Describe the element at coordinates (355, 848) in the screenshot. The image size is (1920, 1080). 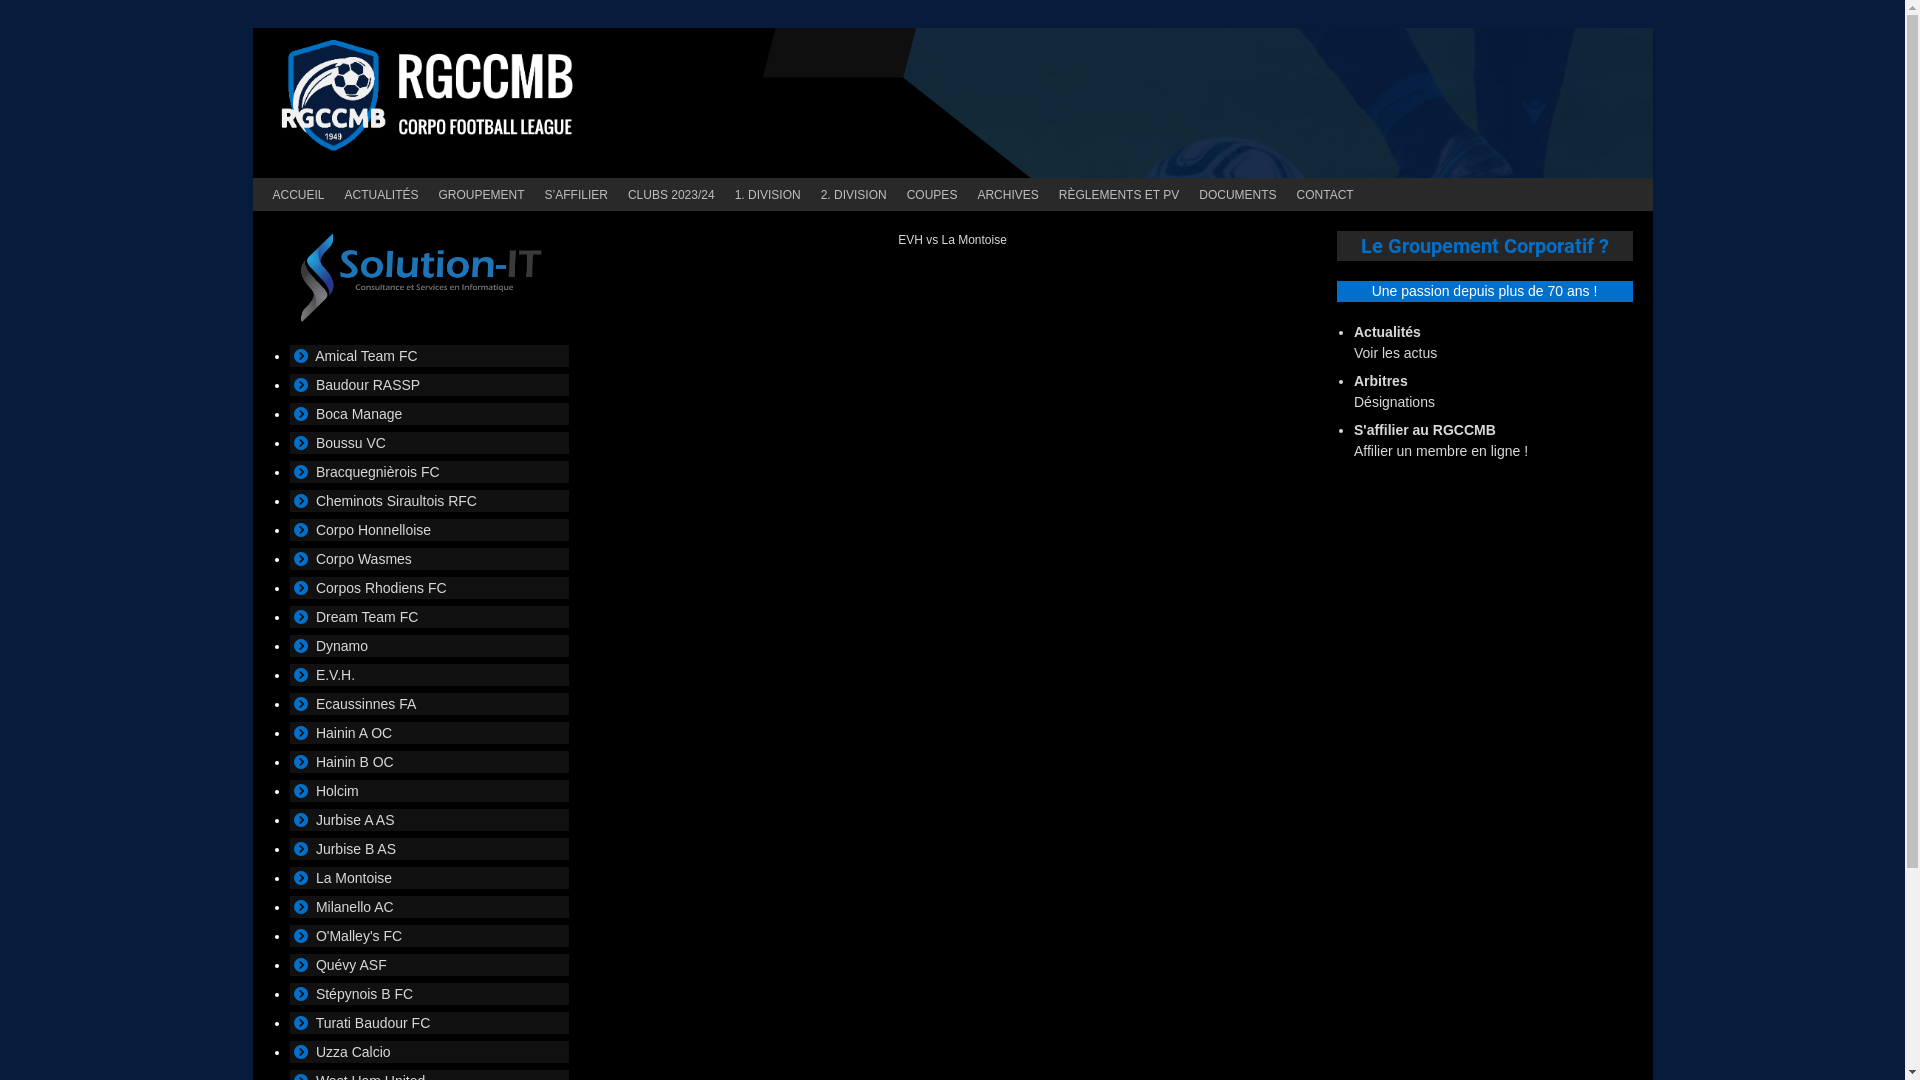
I see `'Jurbise B AS'` at that location.